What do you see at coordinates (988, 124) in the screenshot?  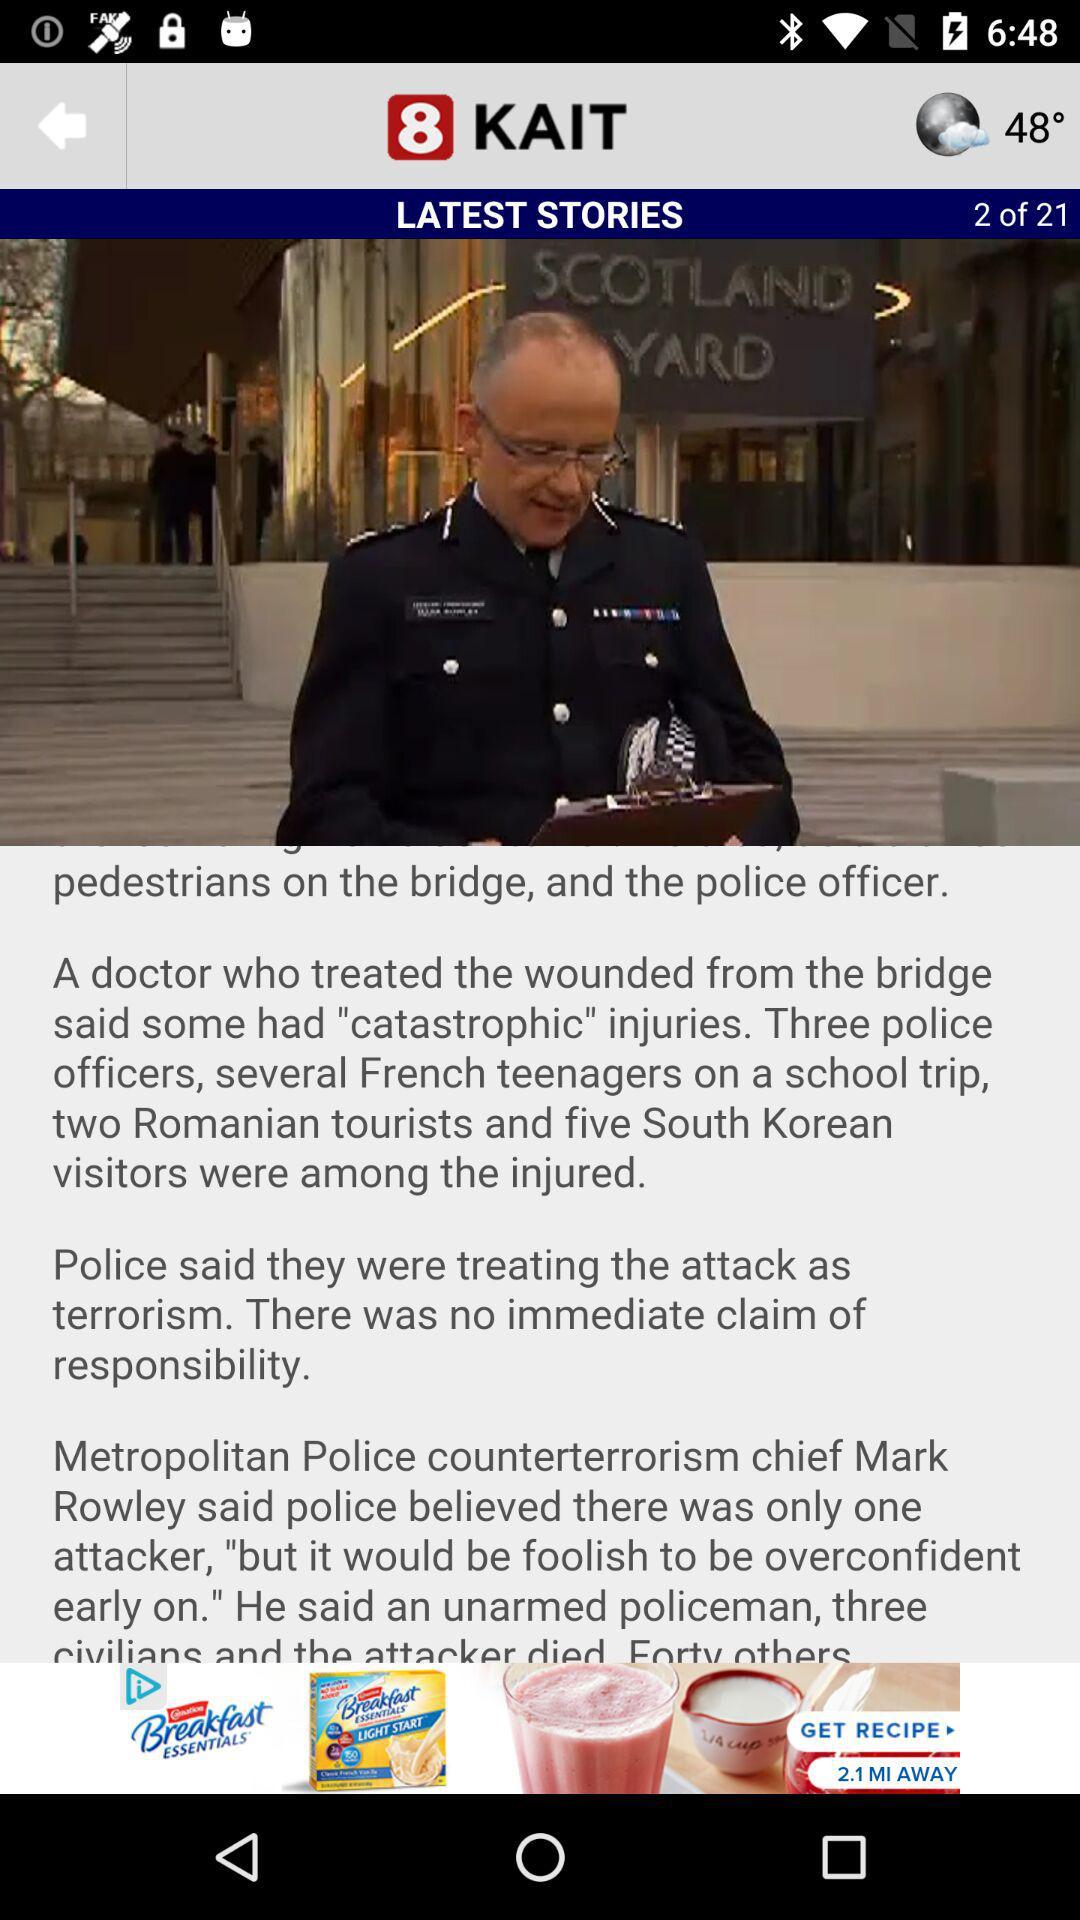 I see `the star icon` at bounding box center [988, 124].